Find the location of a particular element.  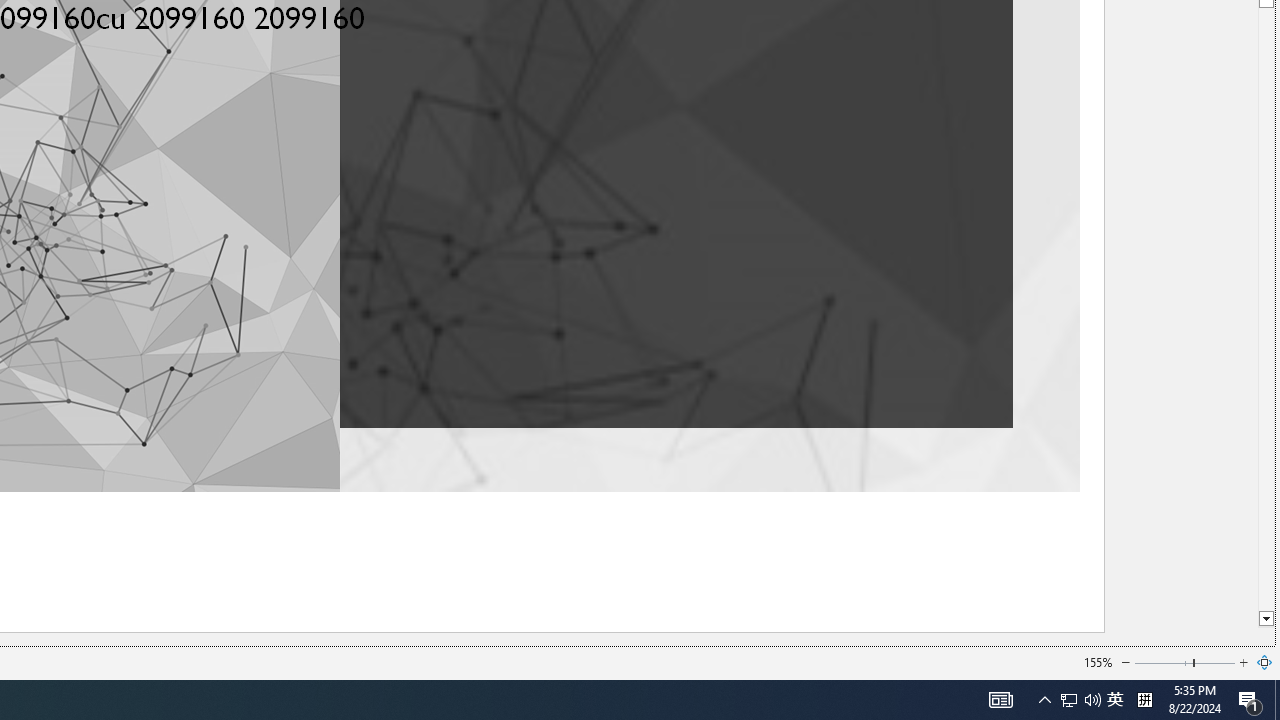

'Page left' is located at coordinates (1163, 663).